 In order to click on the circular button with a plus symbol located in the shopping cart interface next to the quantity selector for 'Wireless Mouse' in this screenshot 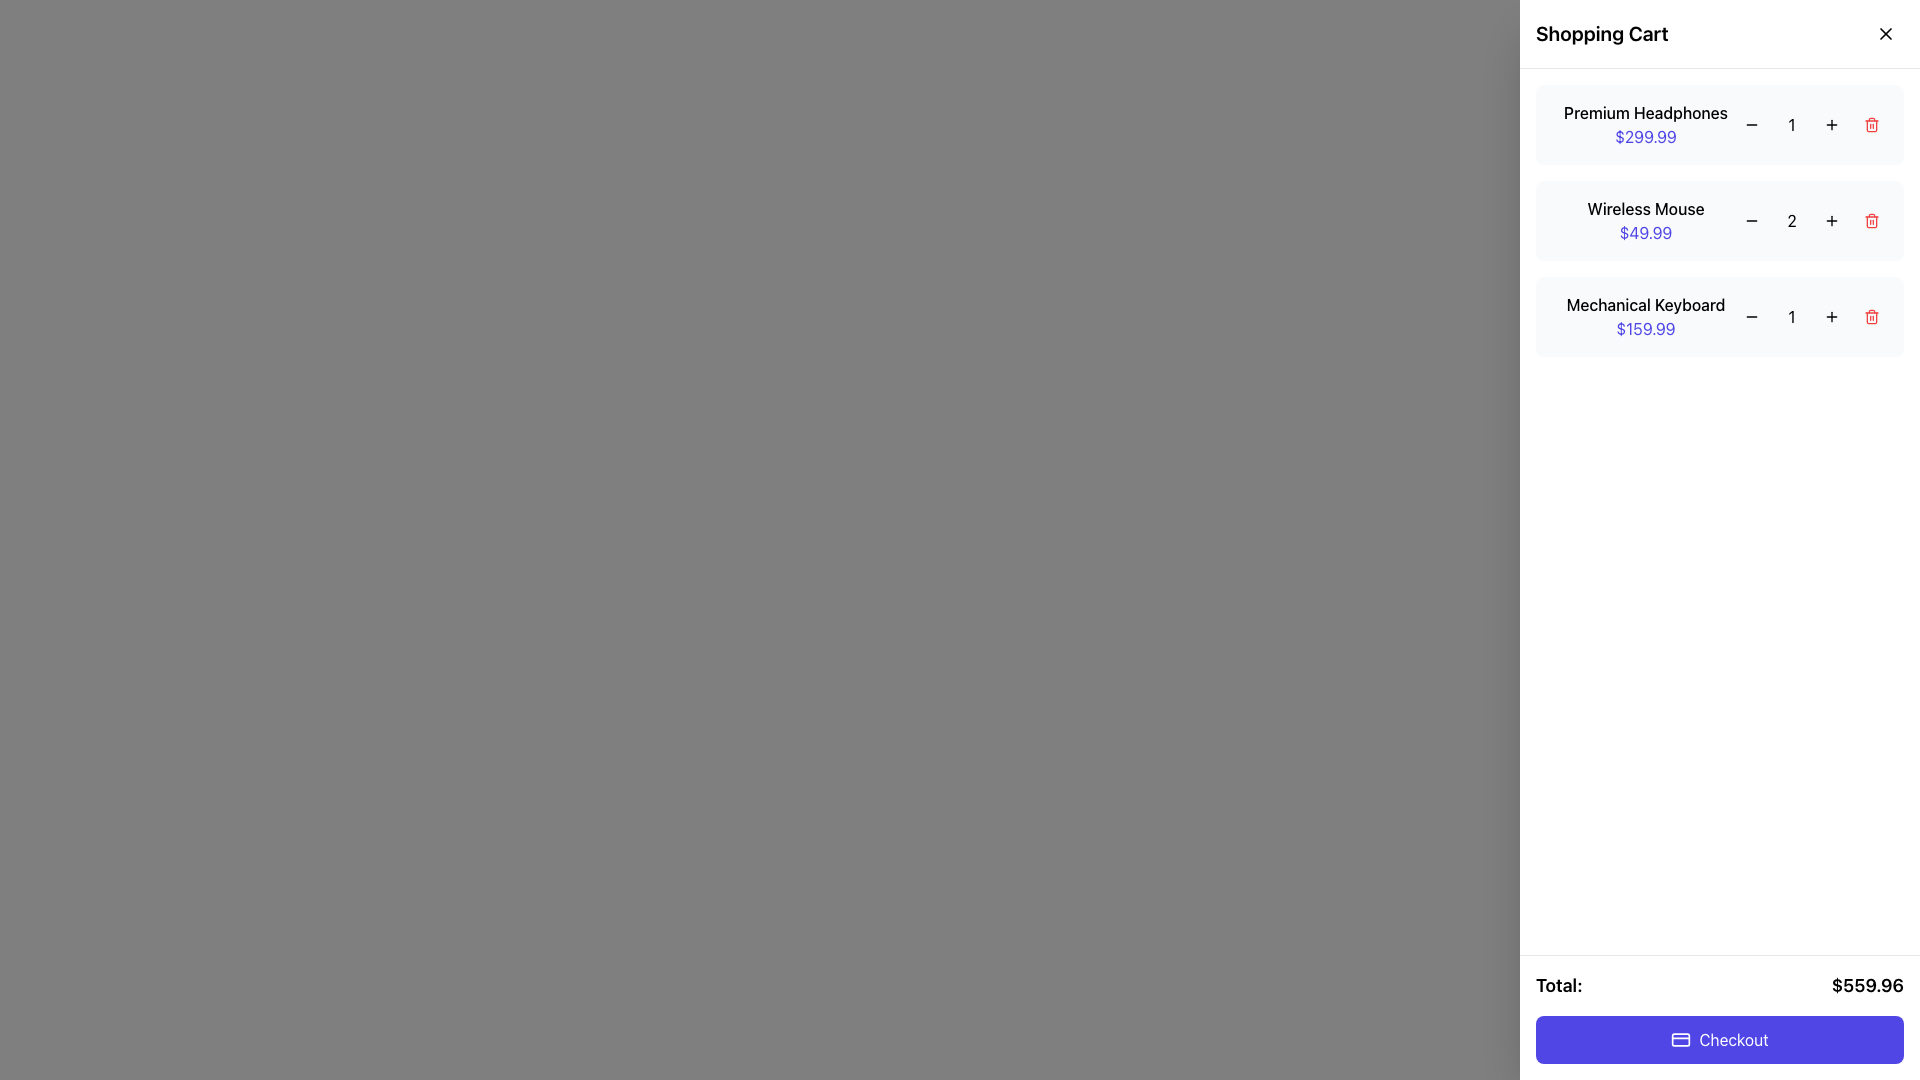, I will do `click(1832, 220)`.